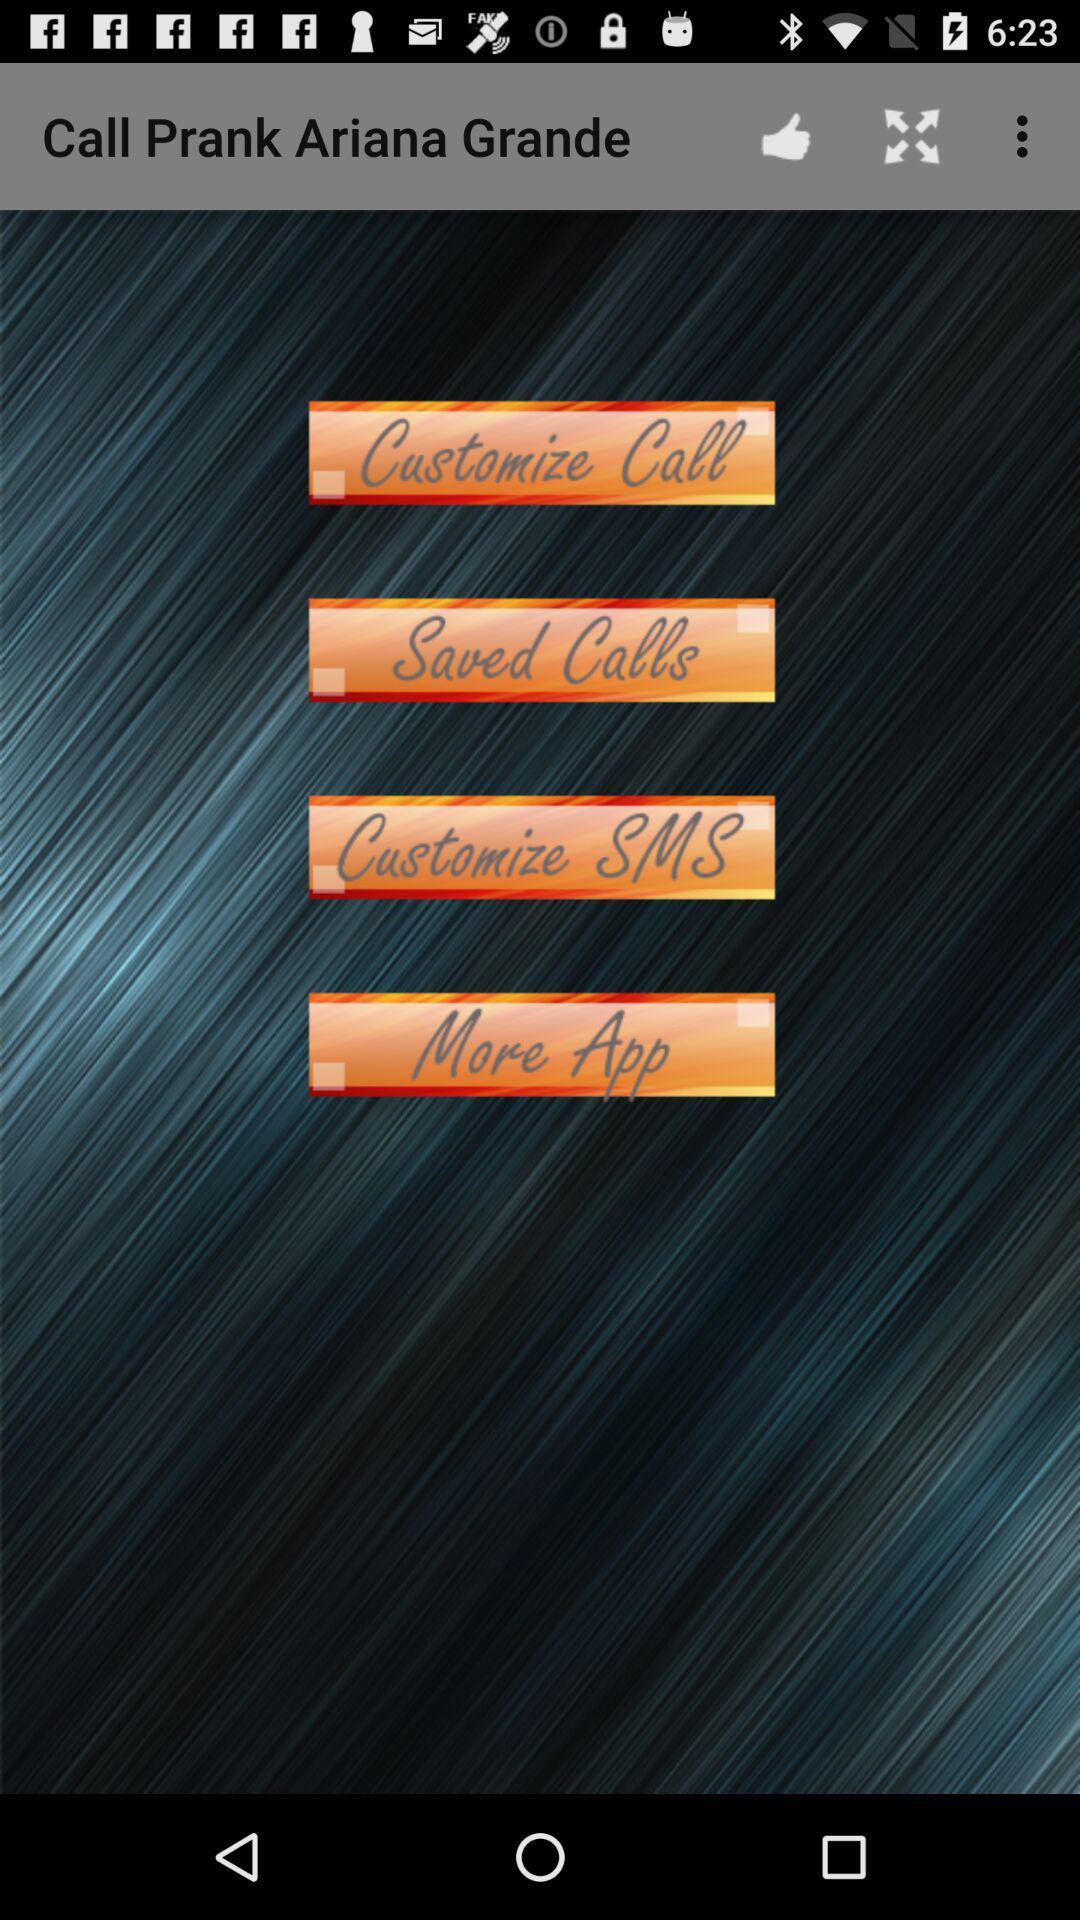 The height and width of the screenshot is (1920, 1080). What do you see at coordinates (785, 135) in the screenshot?
I see `icon next to call prank ariana icon` at bounding box center [785, 135].